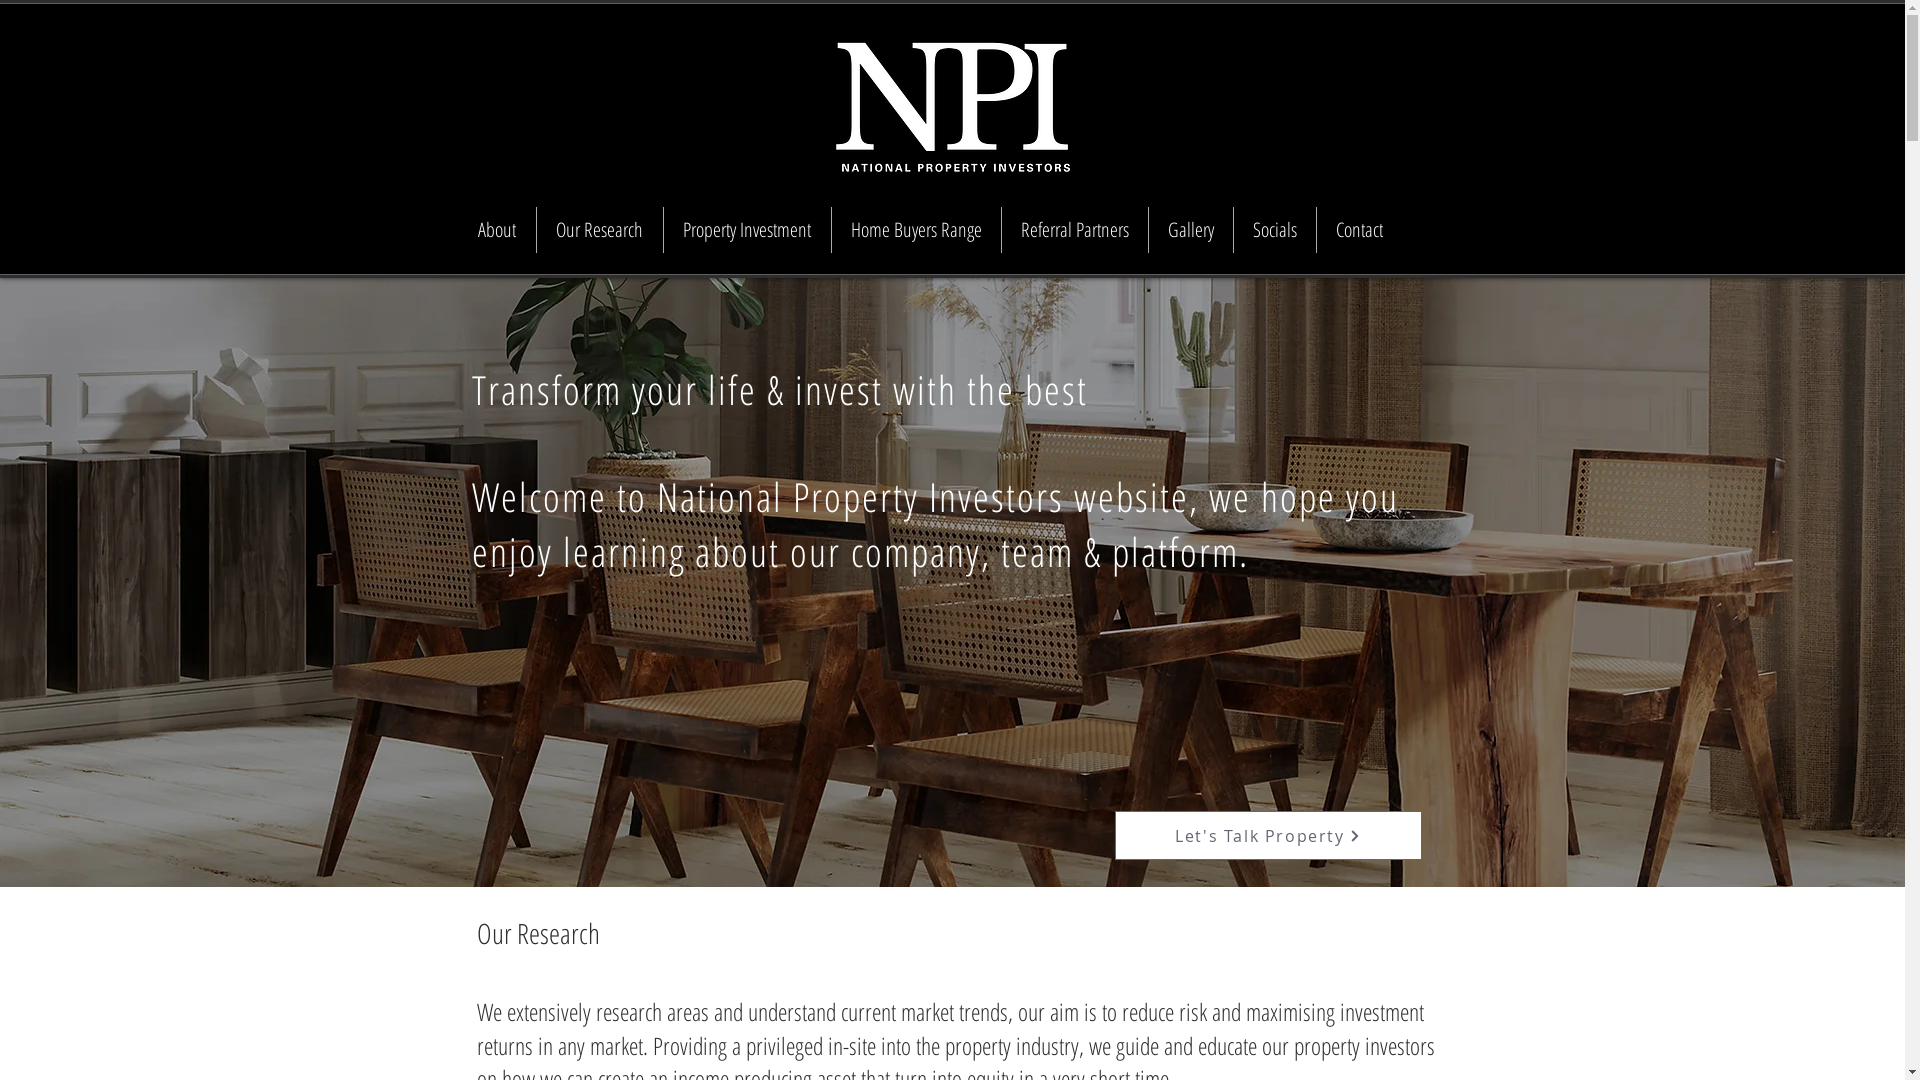  What do you see at coordinates (496, 229) in the screenshot?
I see `'About'` at bounding box center [496, 229].